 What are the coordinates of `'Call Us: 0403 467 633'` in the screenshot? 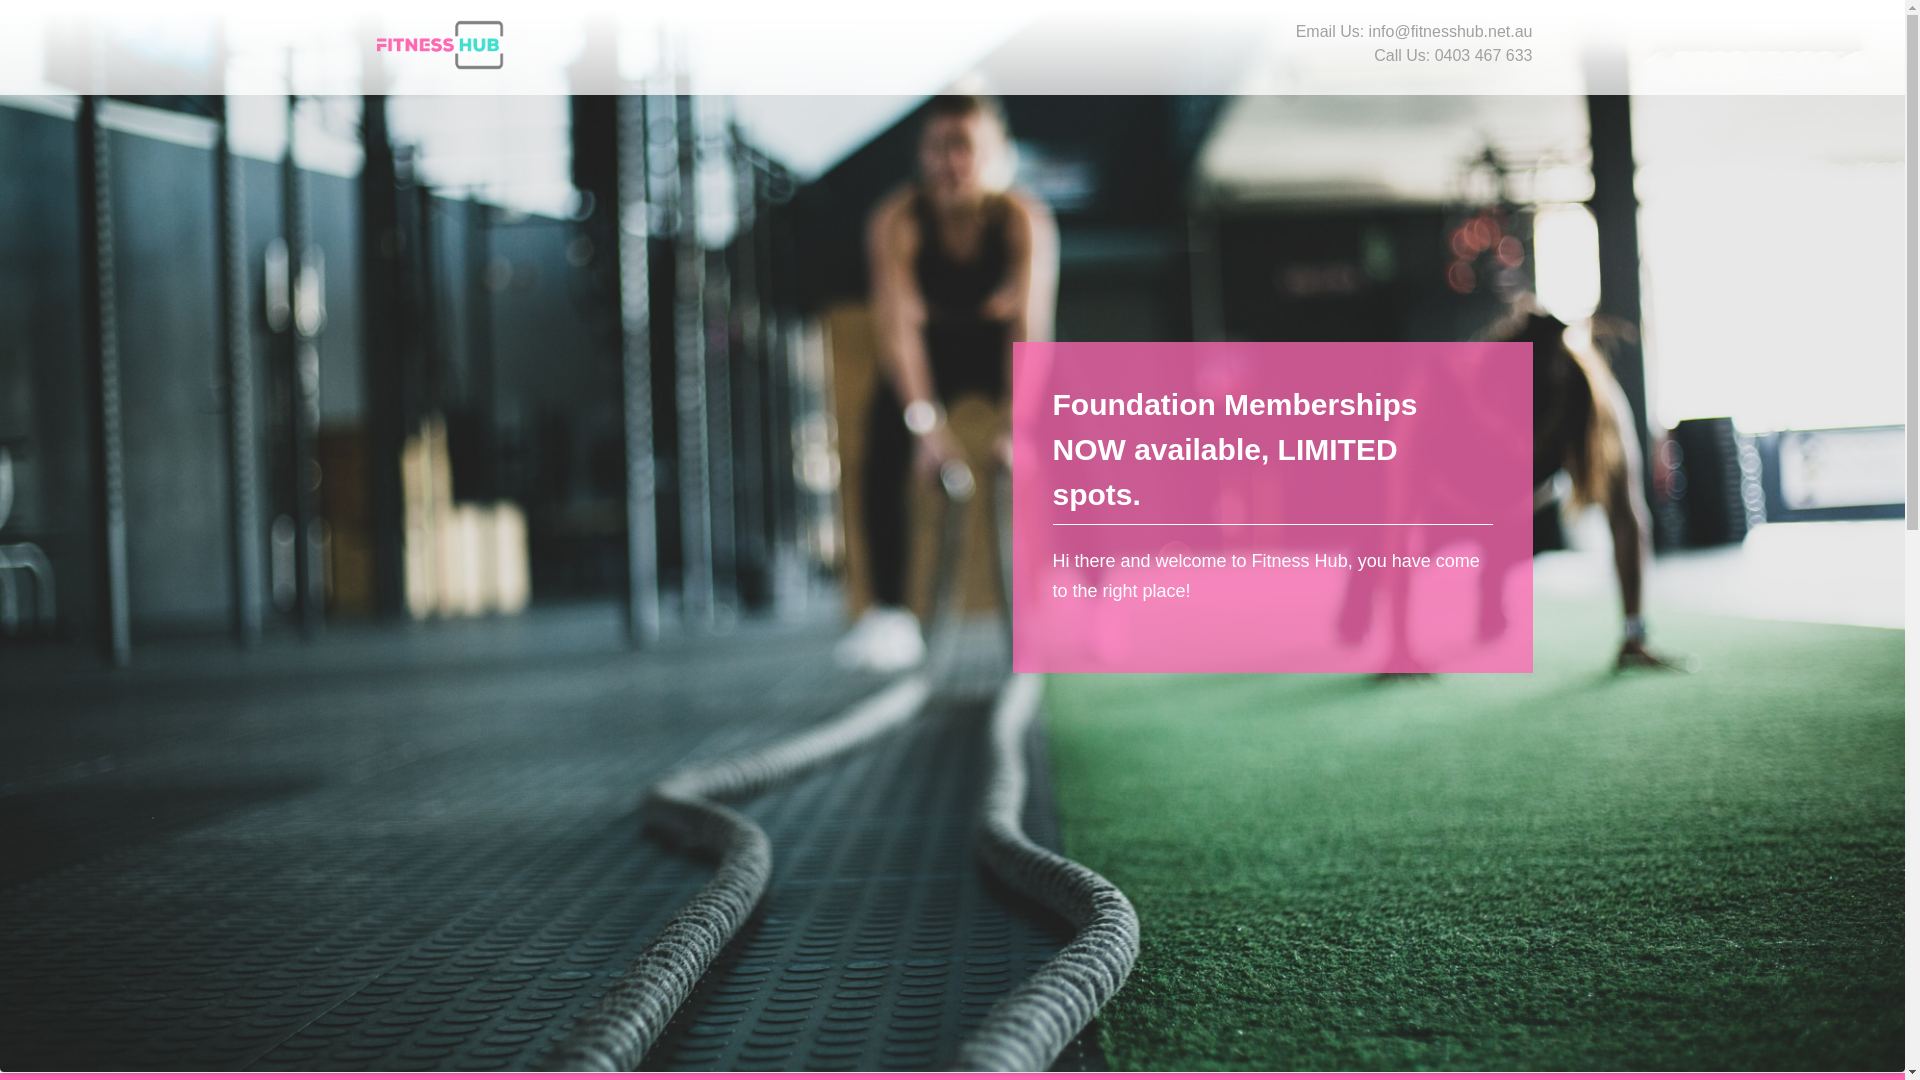 It's located at (1453, 54).